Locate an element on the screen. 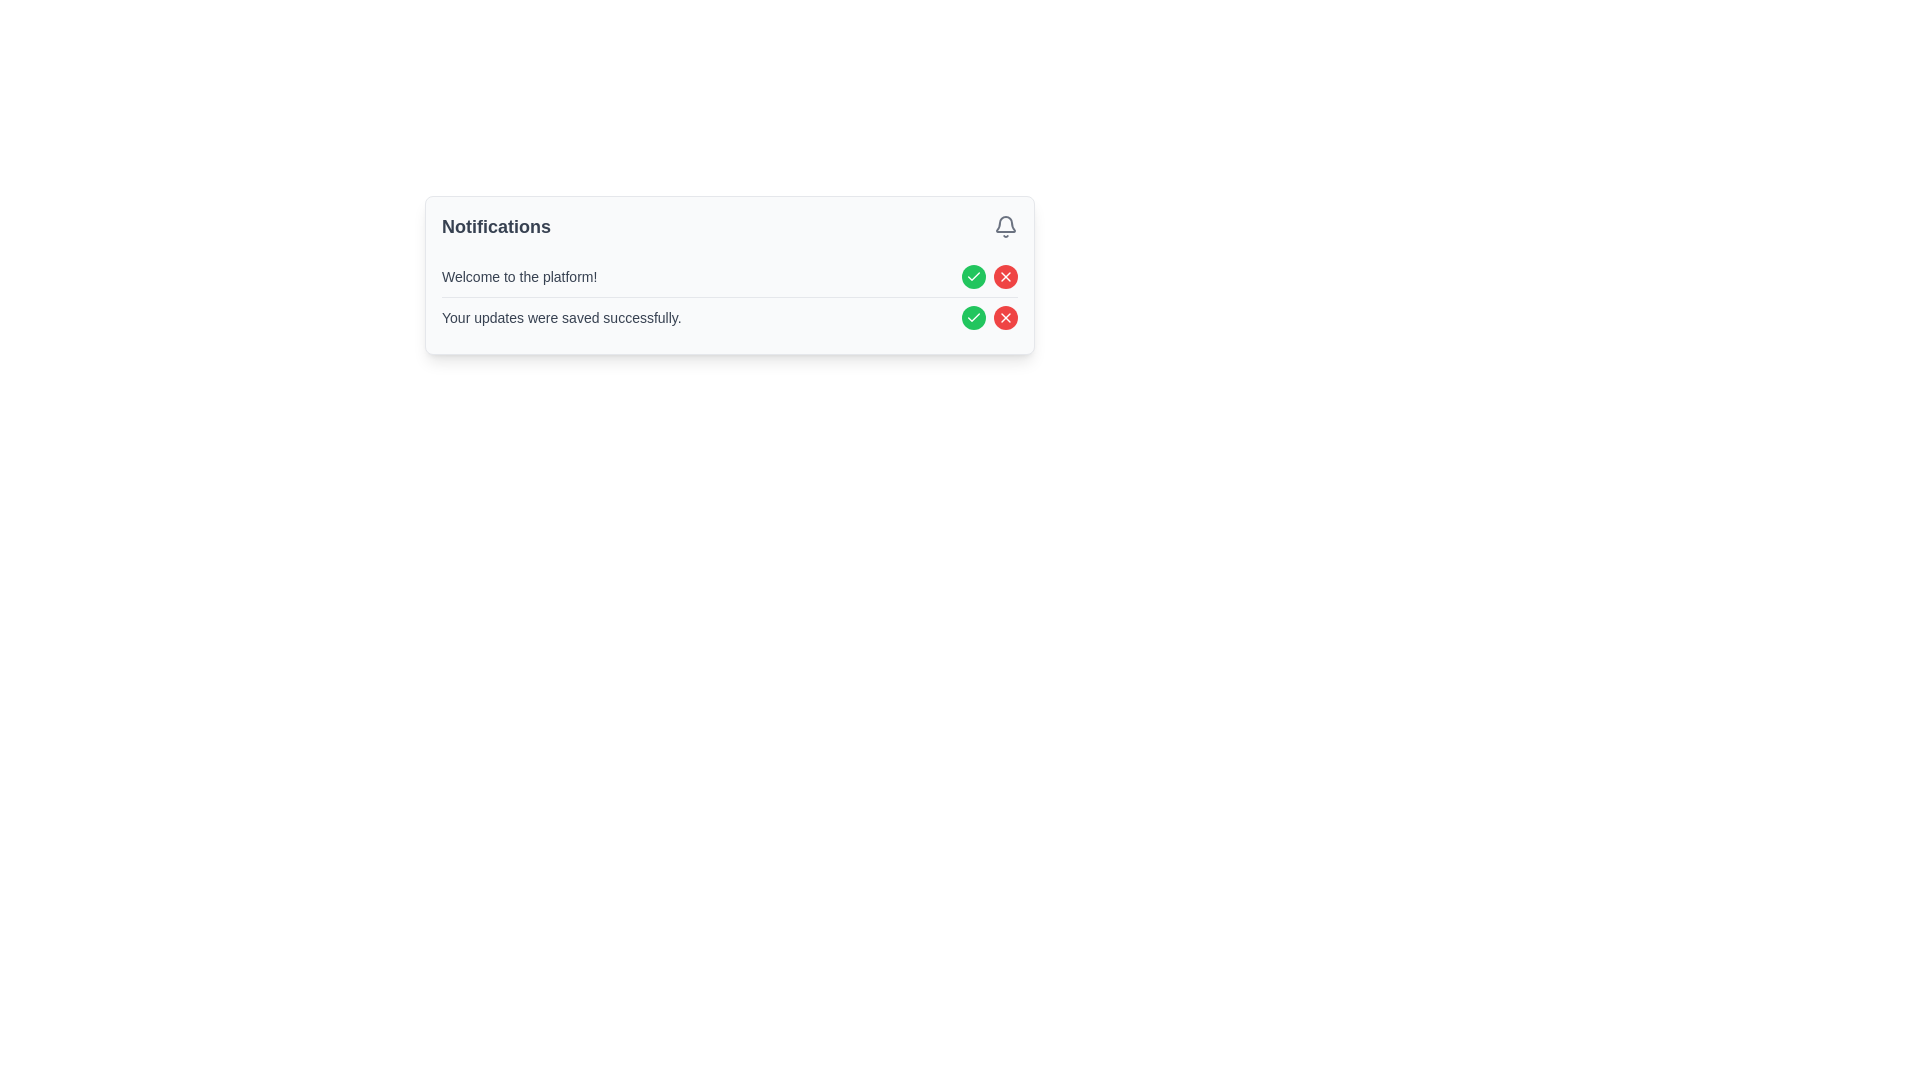 The image size is (1920, 1080). the cancel button, which is the second circular button in the notification is located at coordinates (1006, 316).